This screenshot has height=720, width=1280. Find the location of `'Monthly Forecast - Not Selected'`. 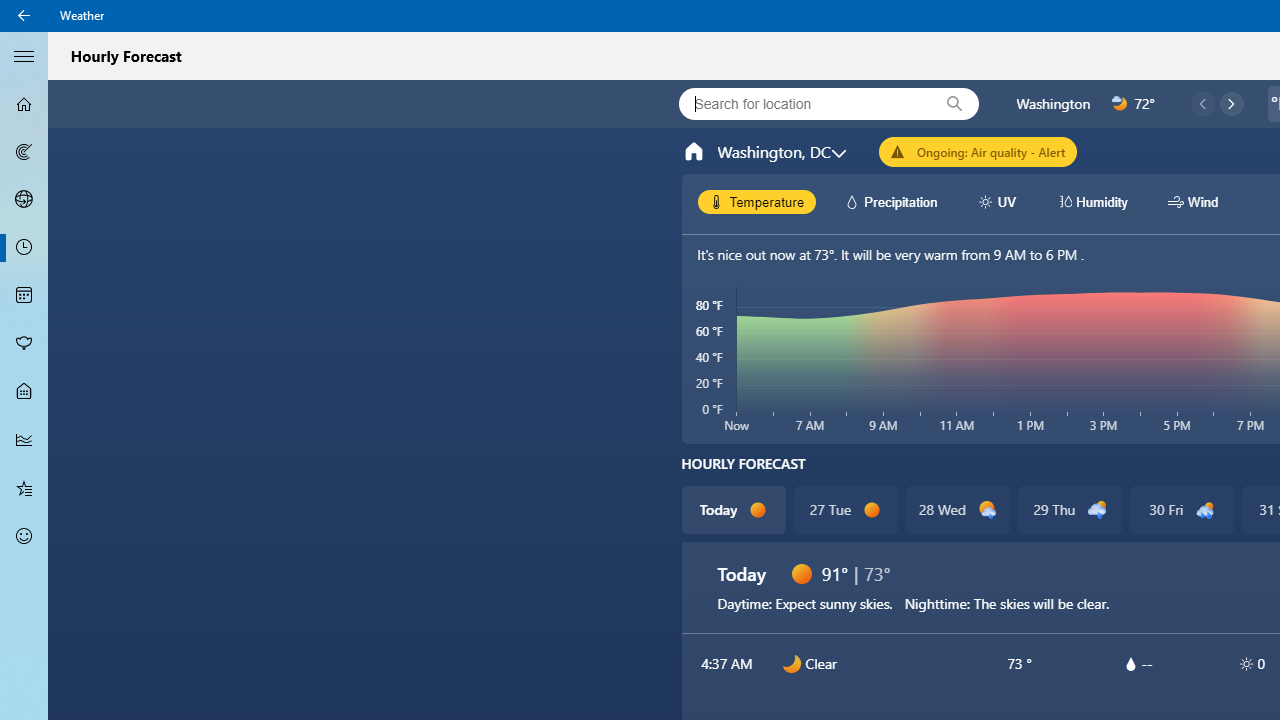

'Monthly Forecast - Not Selected' is located at coordinates (24, 295).